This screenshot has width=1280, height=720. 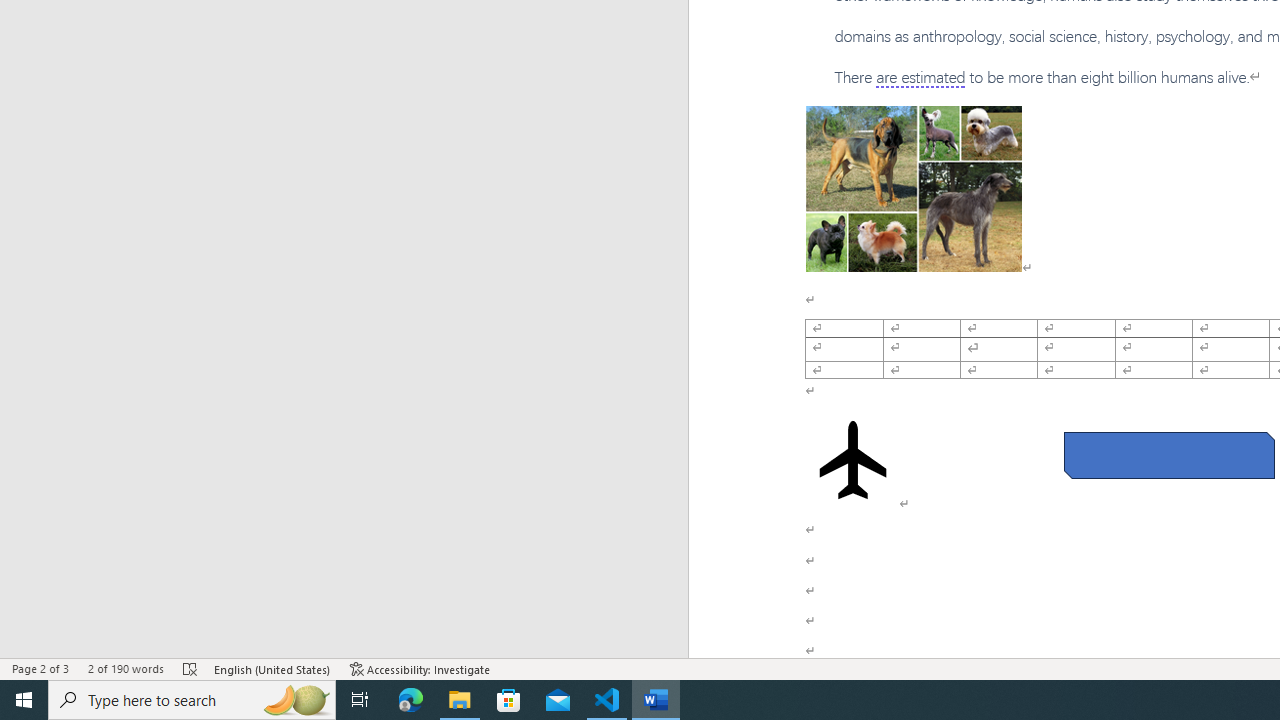 I want to click on 'Rectangle: Diagonal Corners Snipped 2', so click(x=1169, y=455).